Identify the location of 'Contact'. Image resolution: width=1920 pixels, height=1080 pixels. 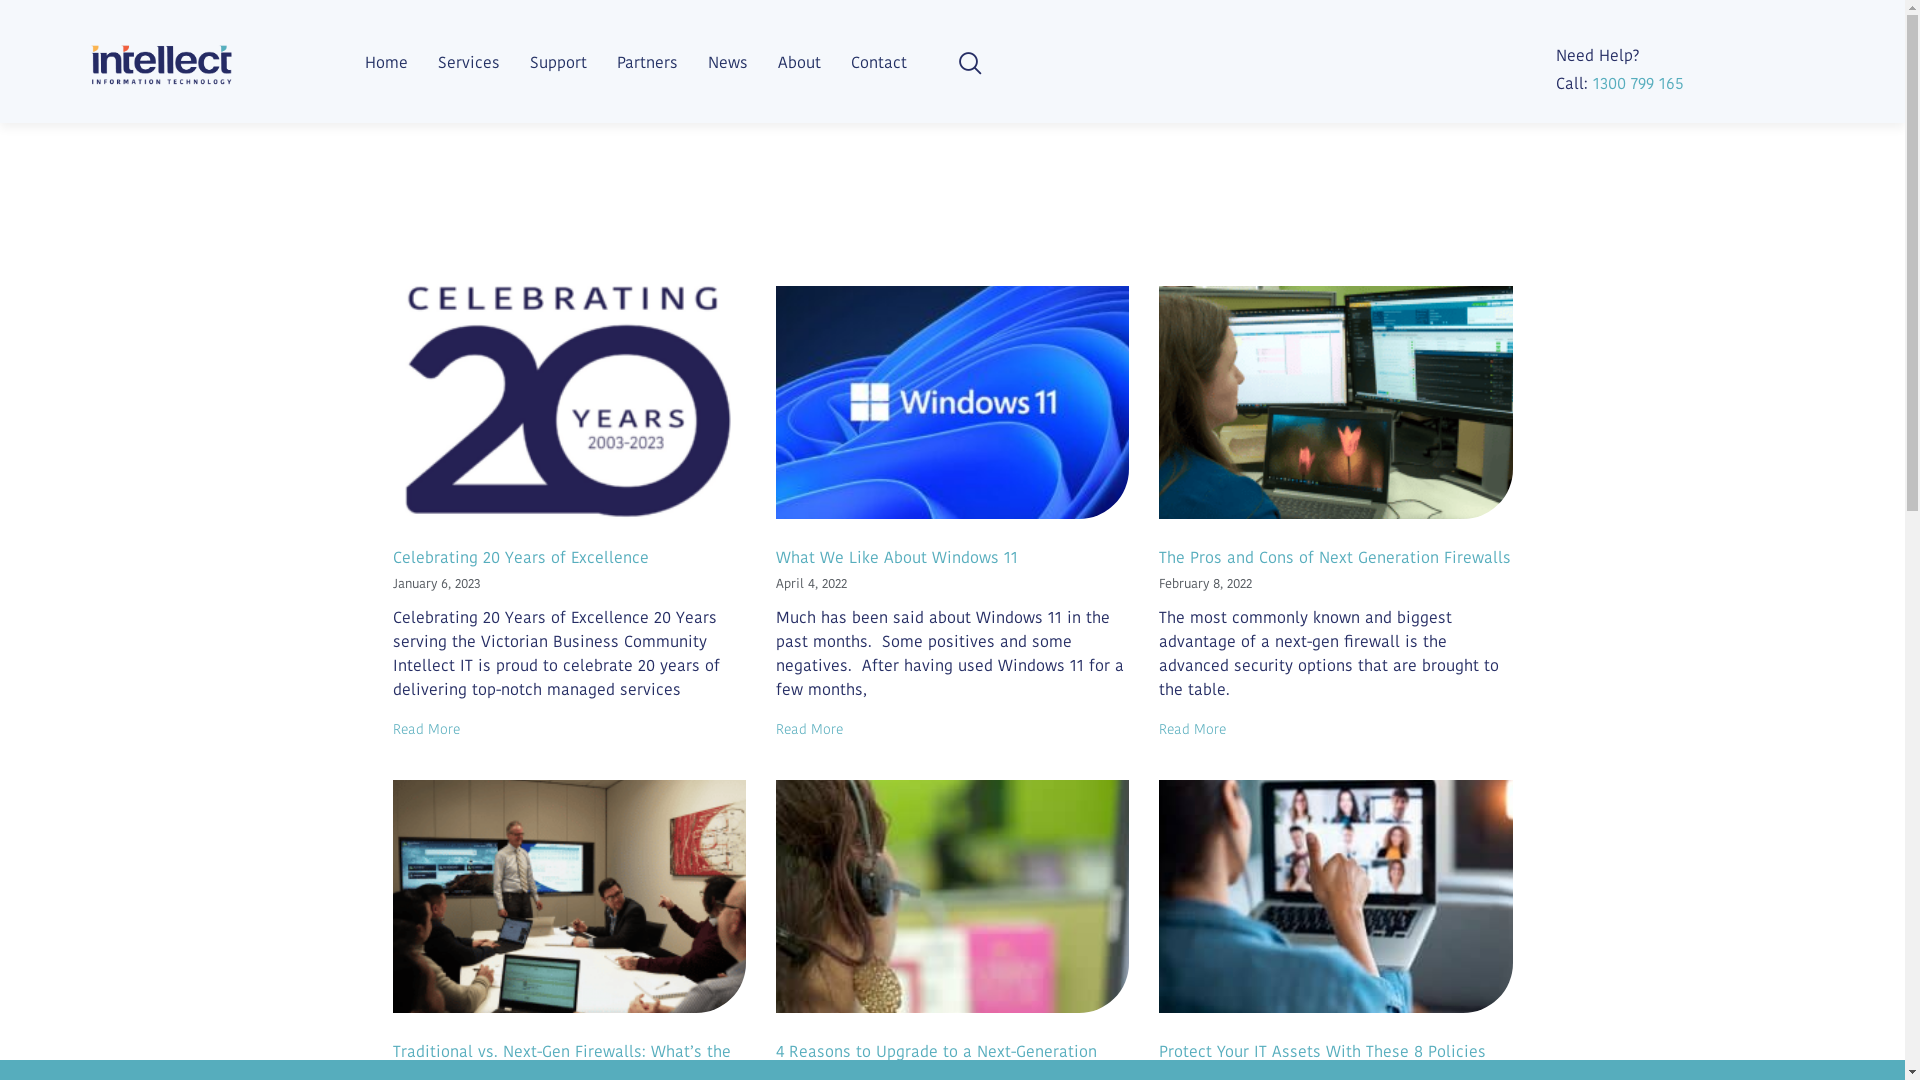
(878, 61).